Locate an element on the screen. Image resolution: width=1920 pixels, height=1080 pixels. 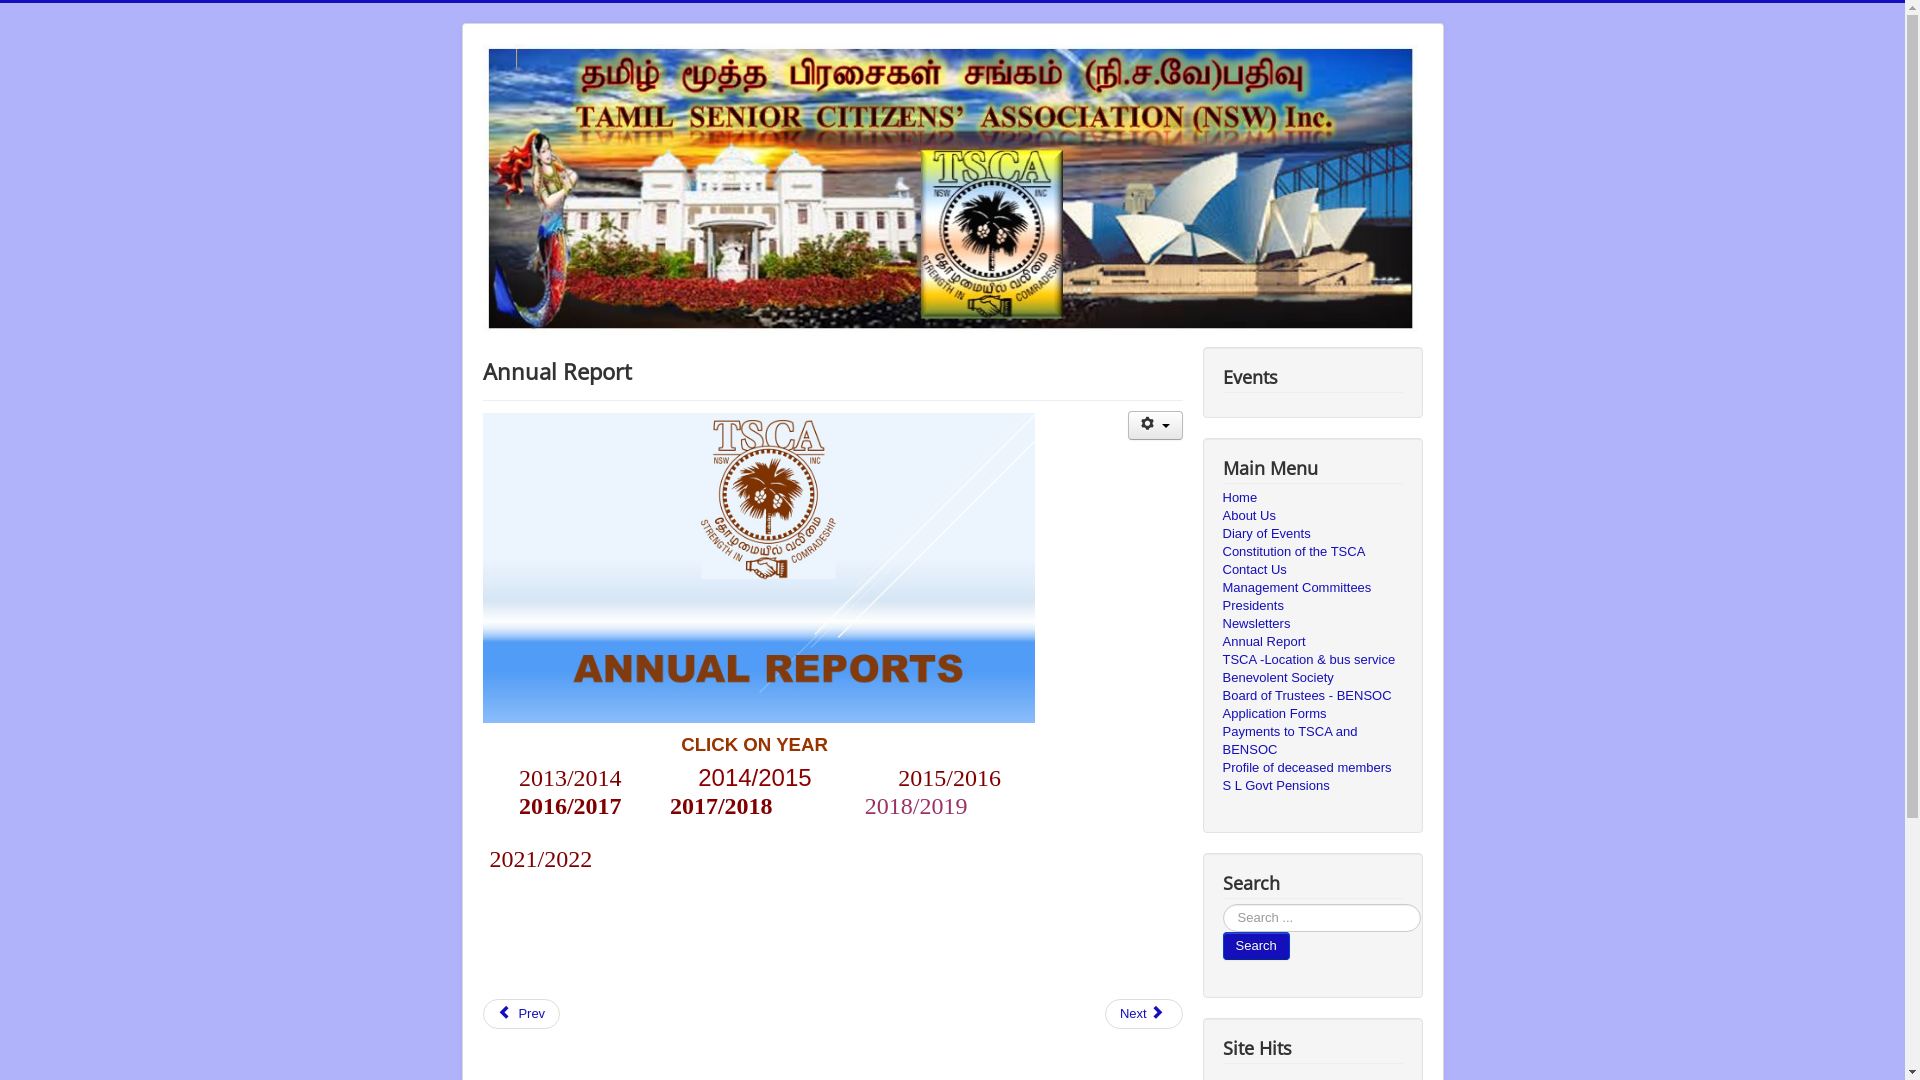
'Benevolent Society' is located at coordinates (1311, 677).